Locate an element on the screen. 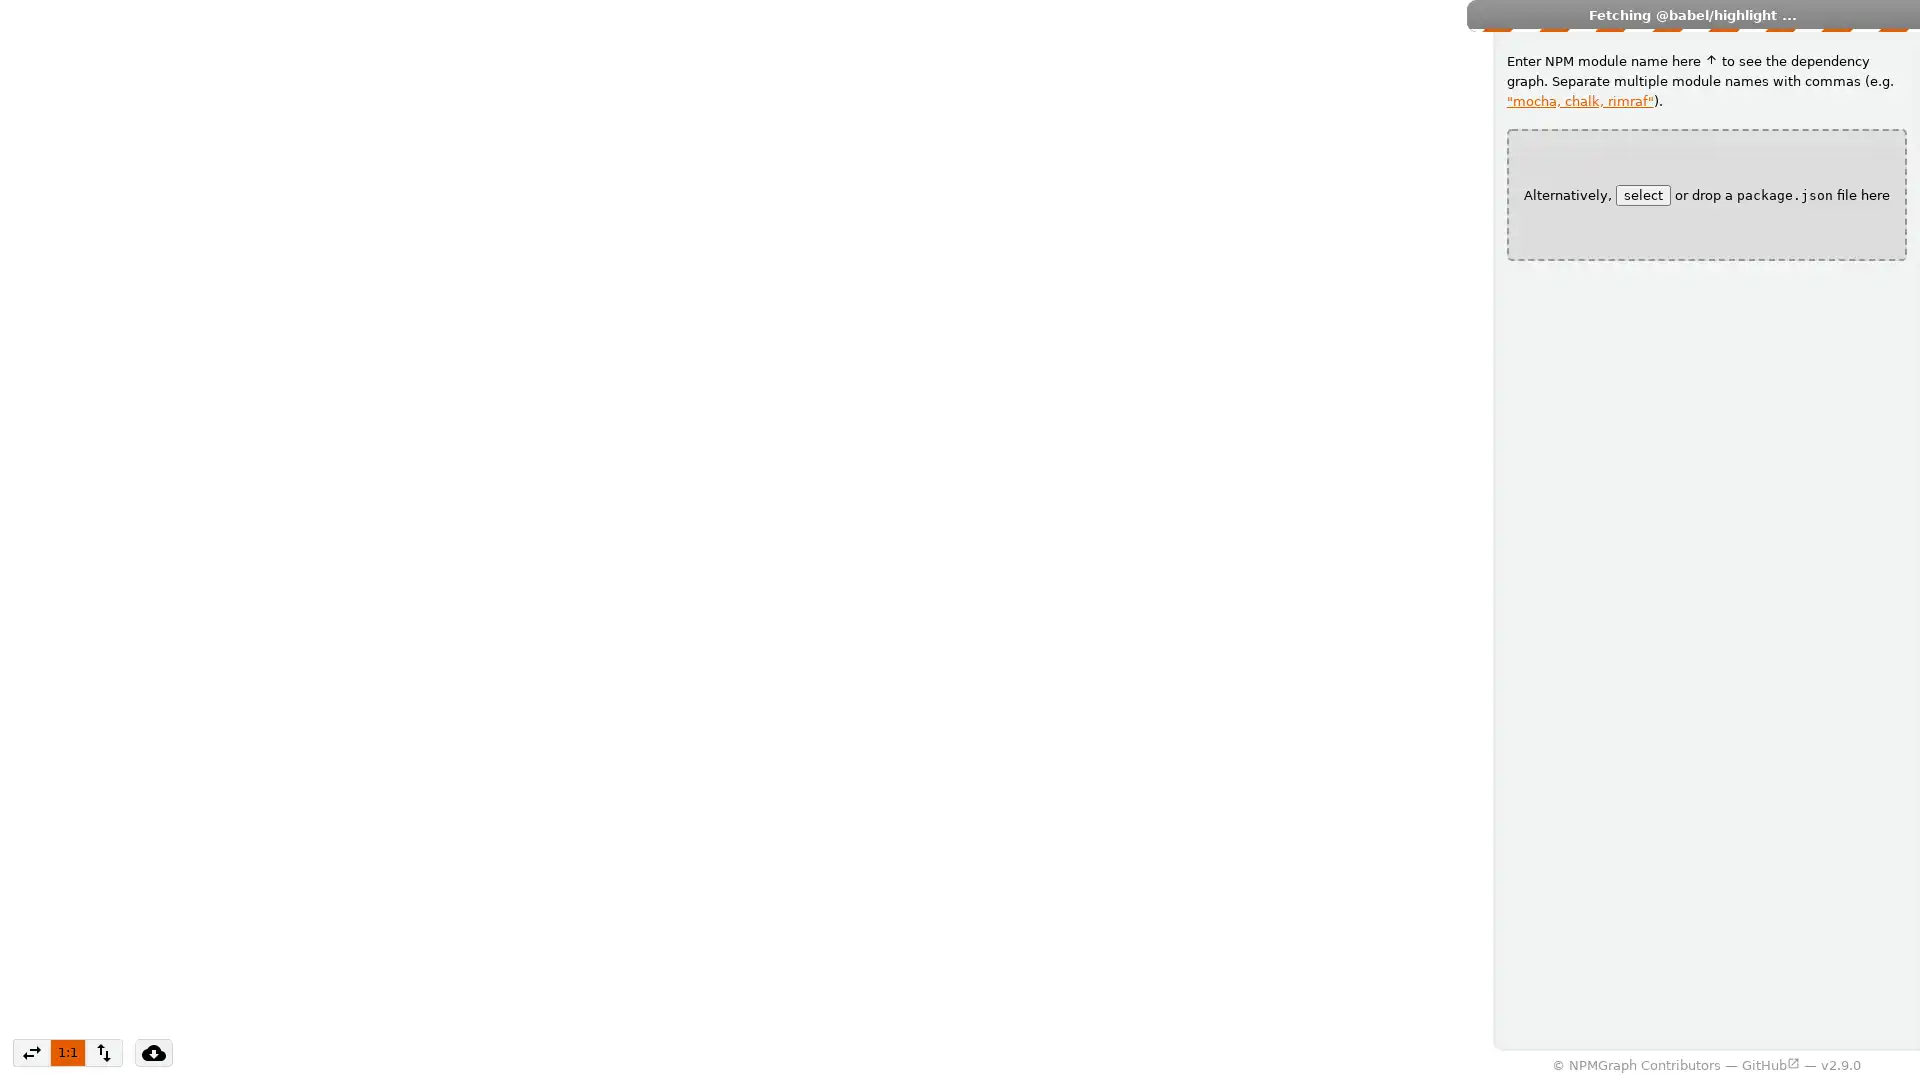 This screenshot has width=1920, height=1080. swap_vert is located at coordinates (101, 1051).